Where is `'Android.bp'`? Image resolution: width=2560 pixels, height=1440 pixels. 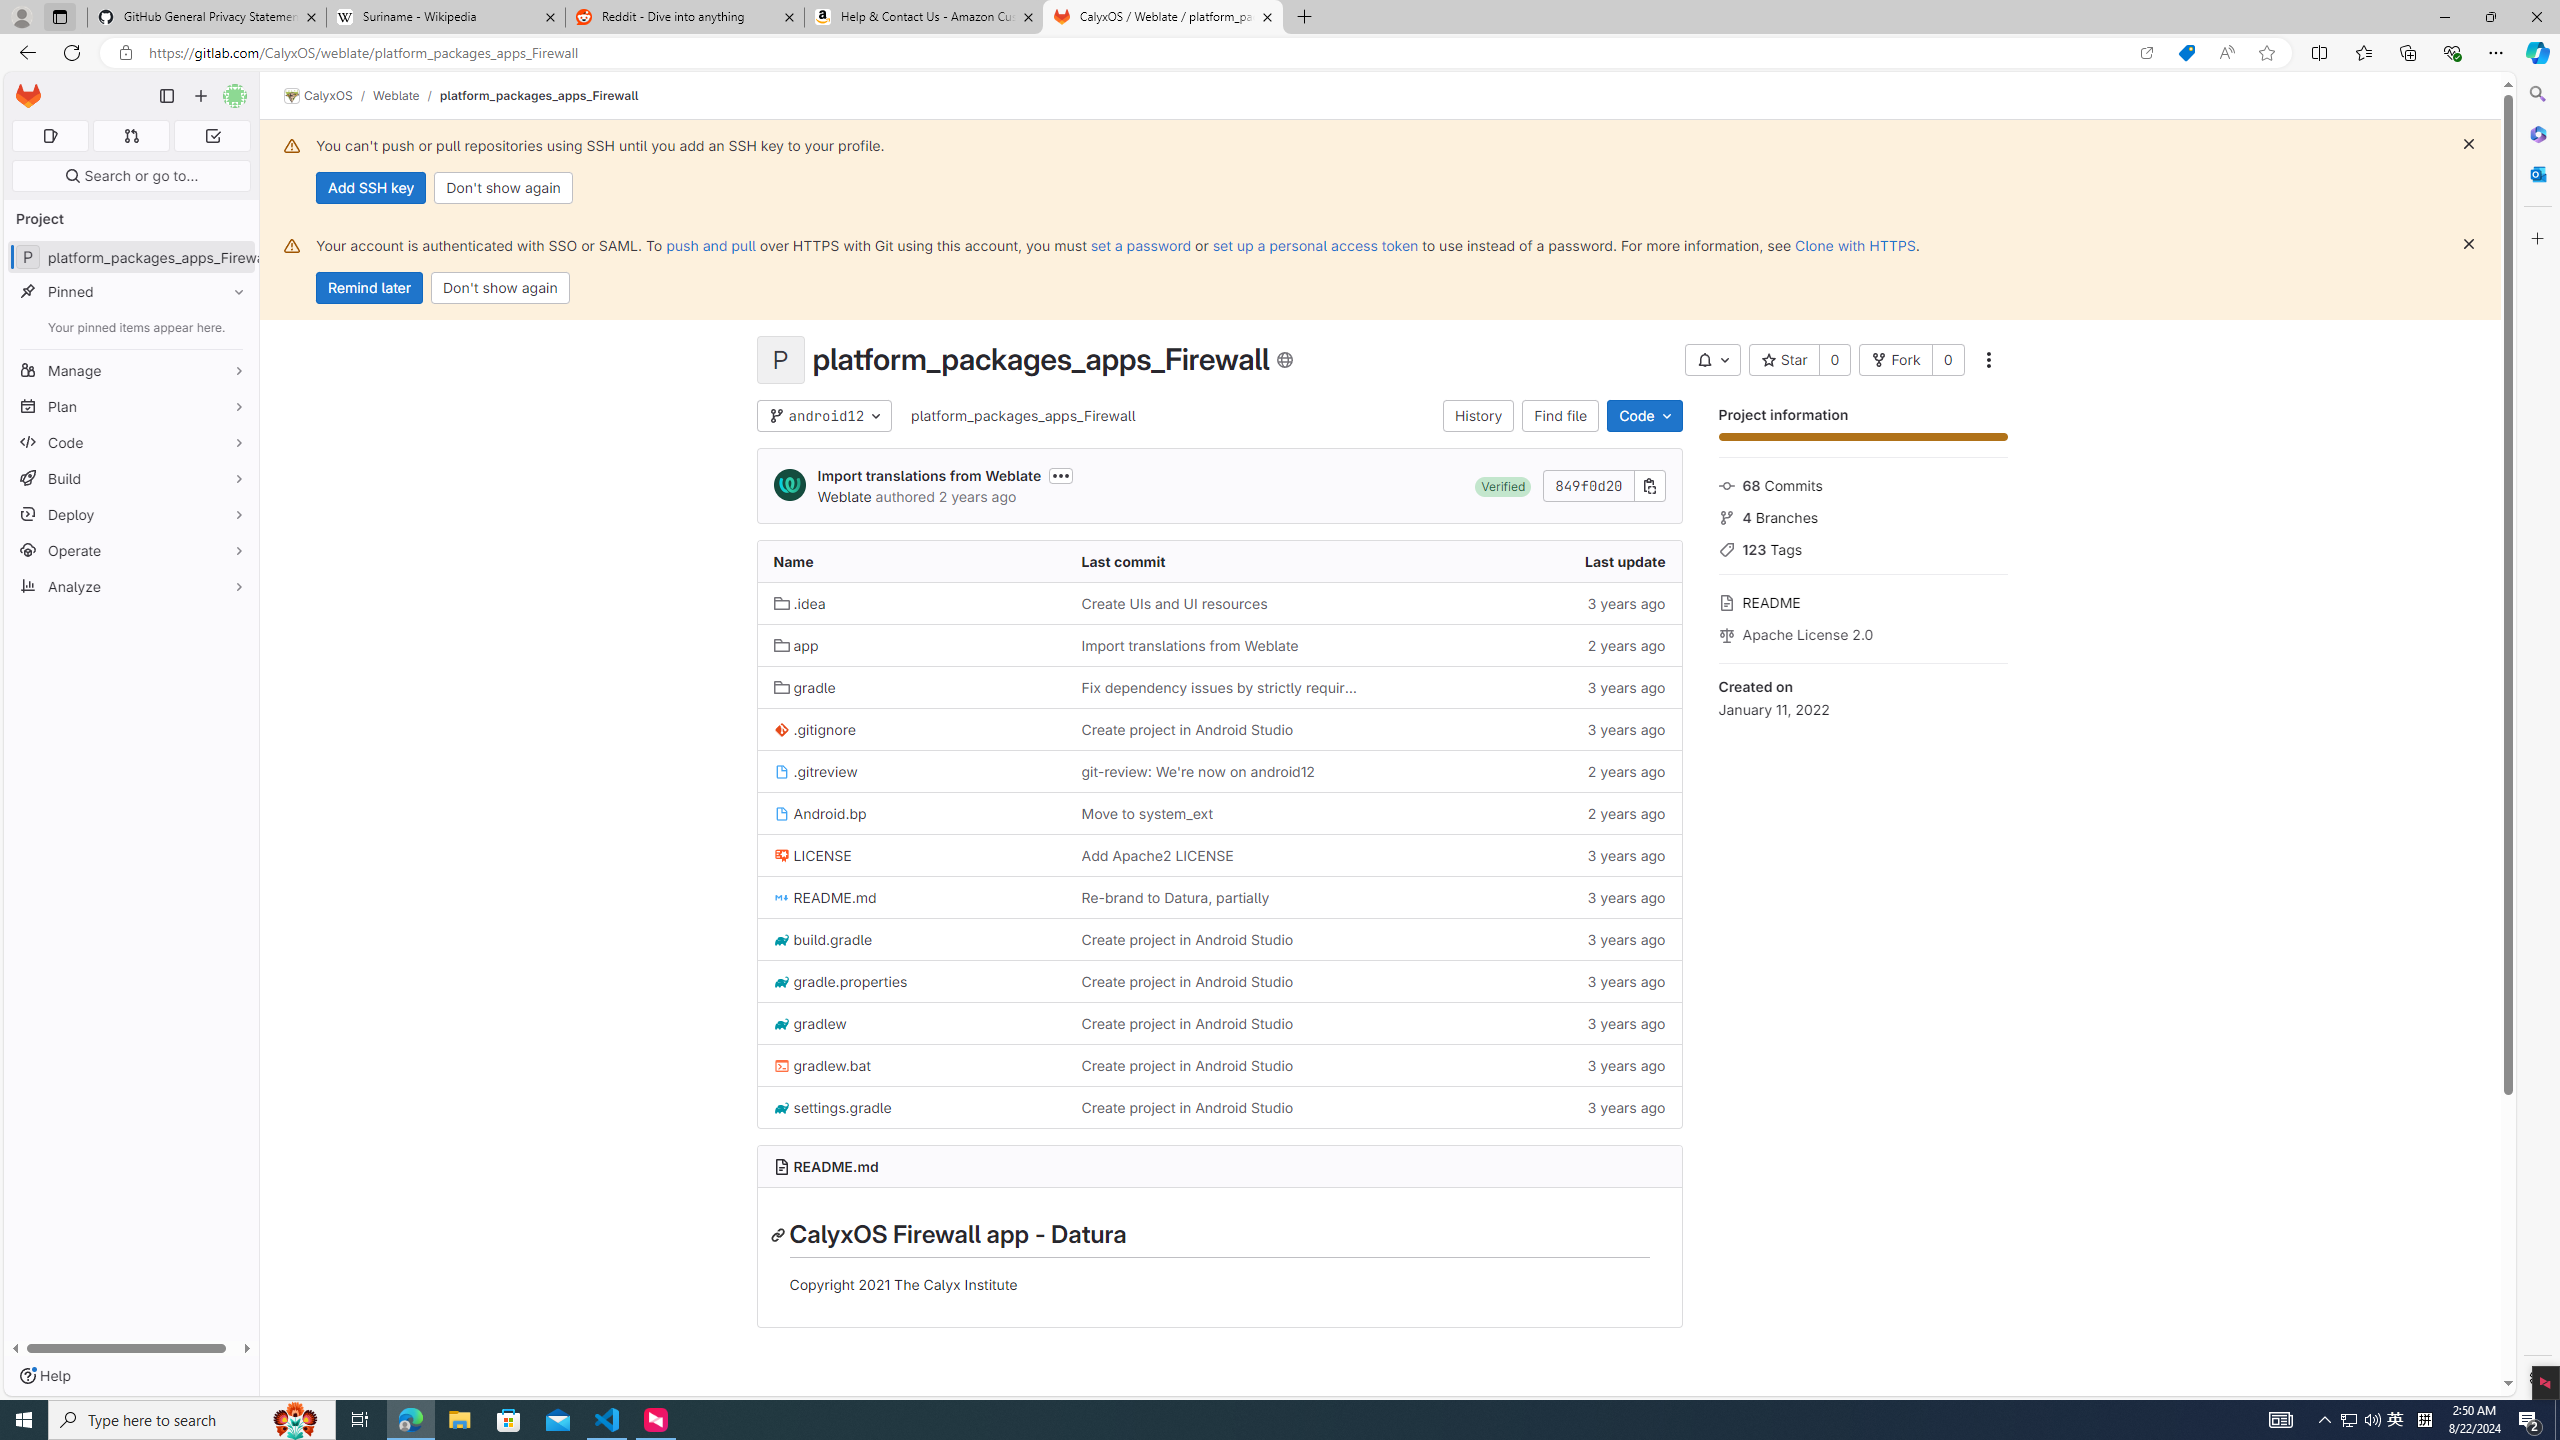 'Android.bp' is located at coordinates (819, 812).